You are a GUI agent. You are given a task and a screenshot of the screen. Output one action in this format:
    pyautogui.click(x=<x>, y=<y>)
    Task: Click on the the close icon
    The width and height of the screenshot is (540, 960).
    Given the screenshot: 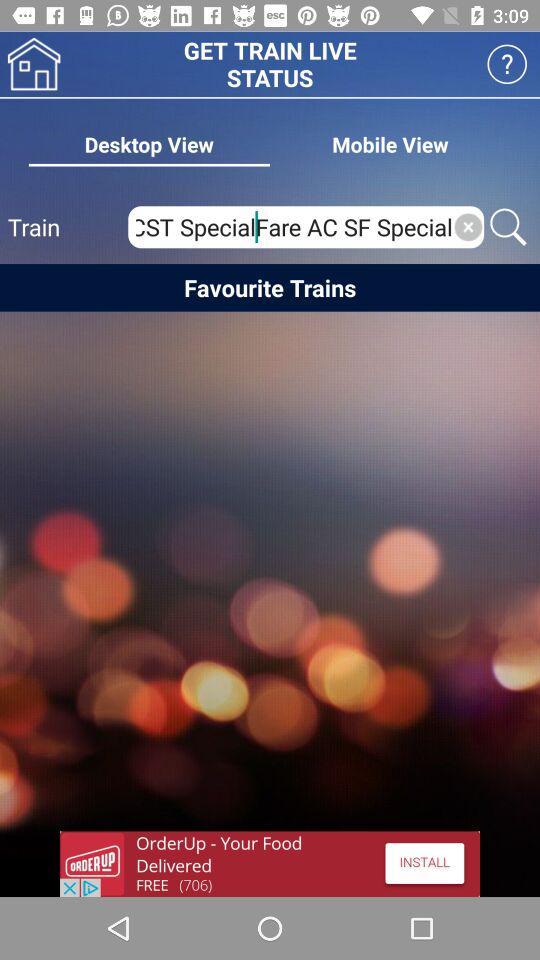 What is the action you would take?
    pyautogui.click(x=468, y=227)
    